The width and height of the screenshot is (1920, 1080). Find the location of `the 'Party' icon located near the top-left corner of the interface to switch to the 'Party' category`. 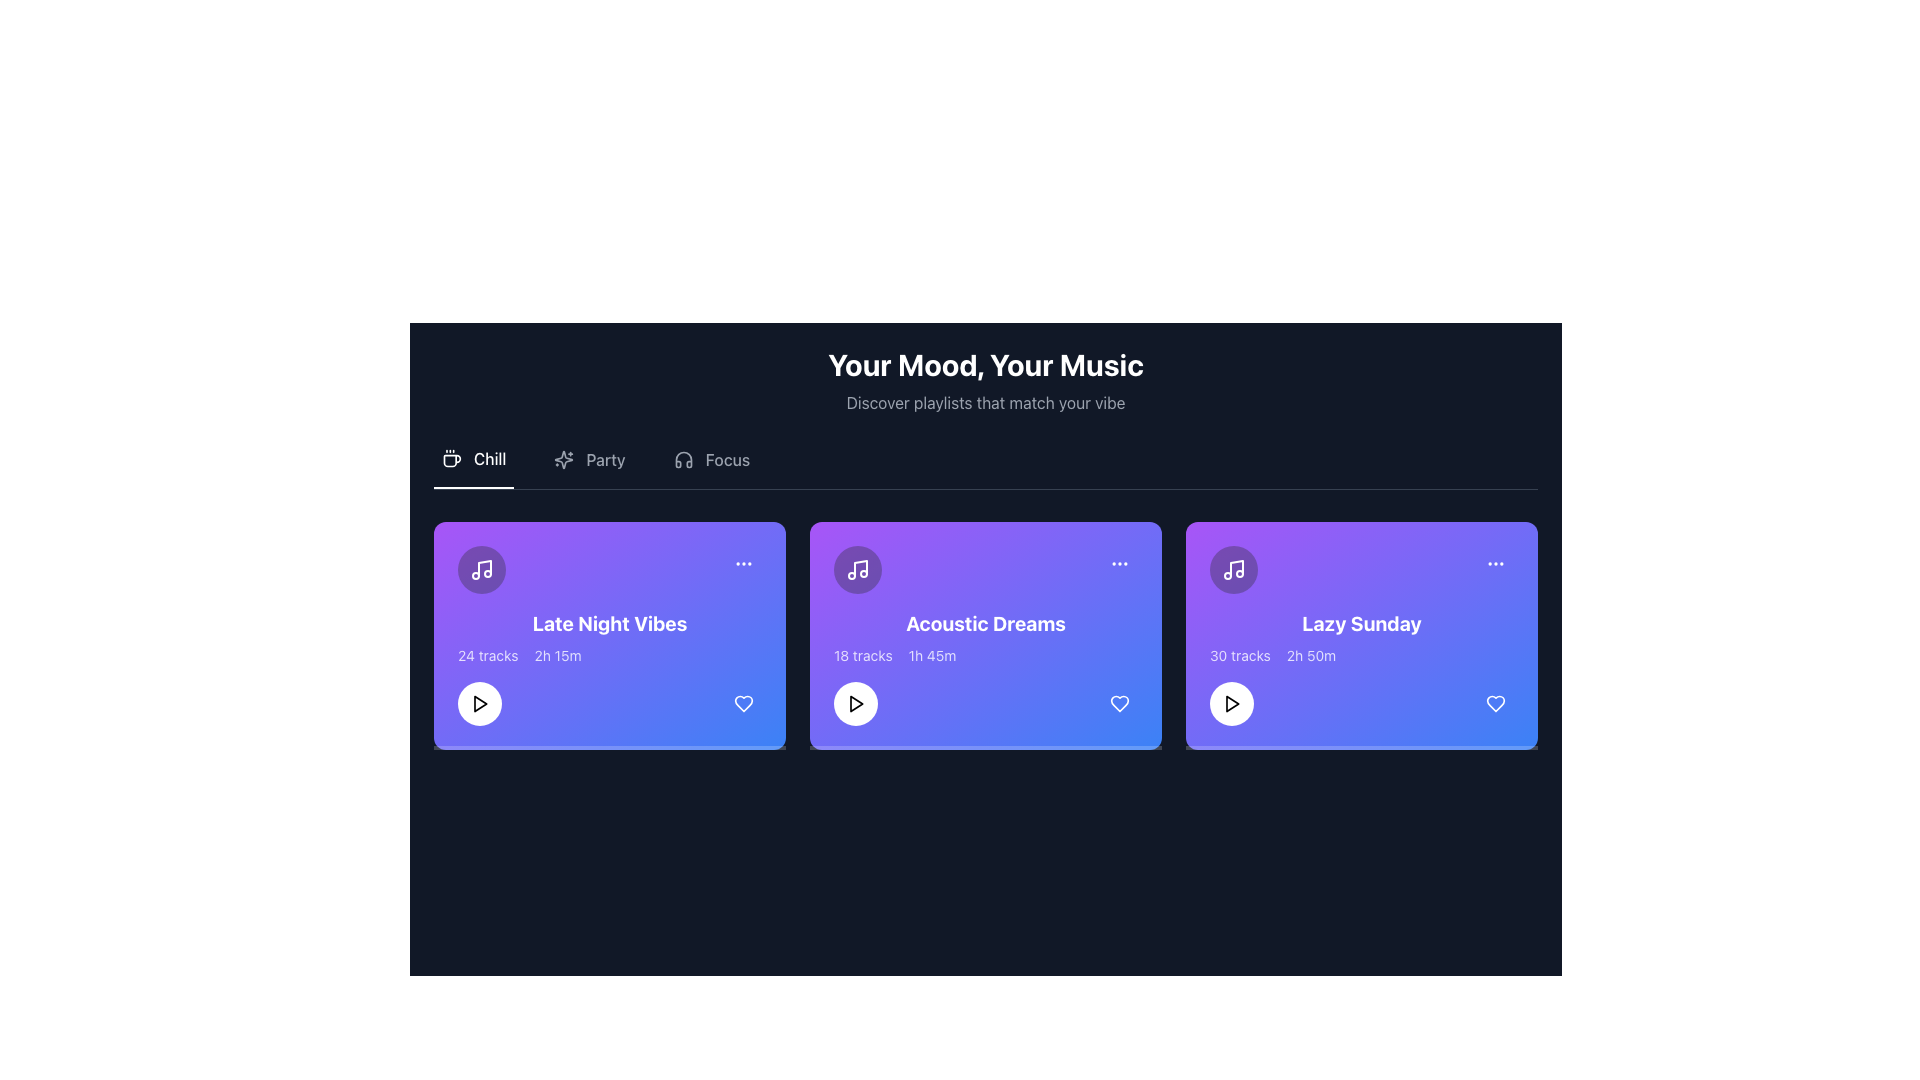

the 'Party' icon located near the top-left corner of the interface to switch to the 'Party' category is located at coordinates (563, 459).